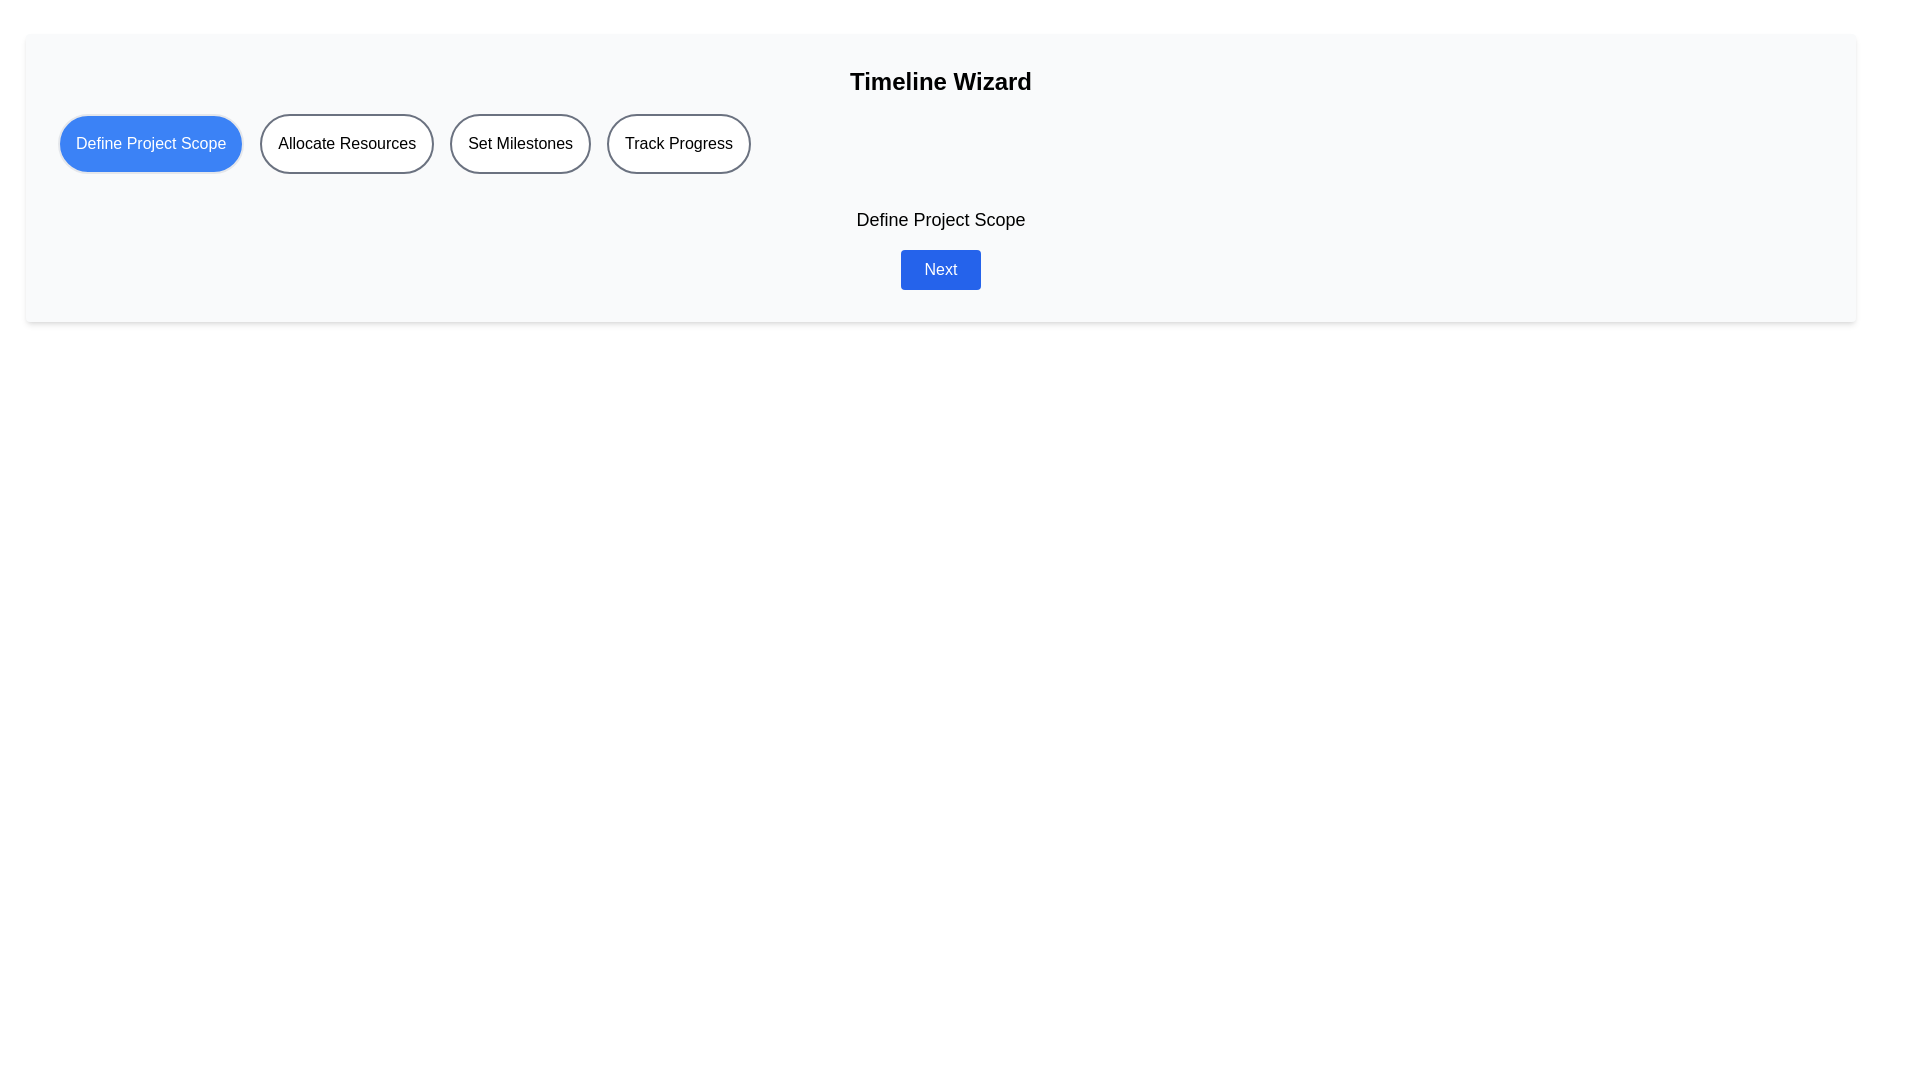 The width and height of the screenshot is (1920, 1080). What do you see at coordinates (939, 270) in the screenshot?
I see `the 'Next' button to proceed to the next step` at bounding box center [939, 270].